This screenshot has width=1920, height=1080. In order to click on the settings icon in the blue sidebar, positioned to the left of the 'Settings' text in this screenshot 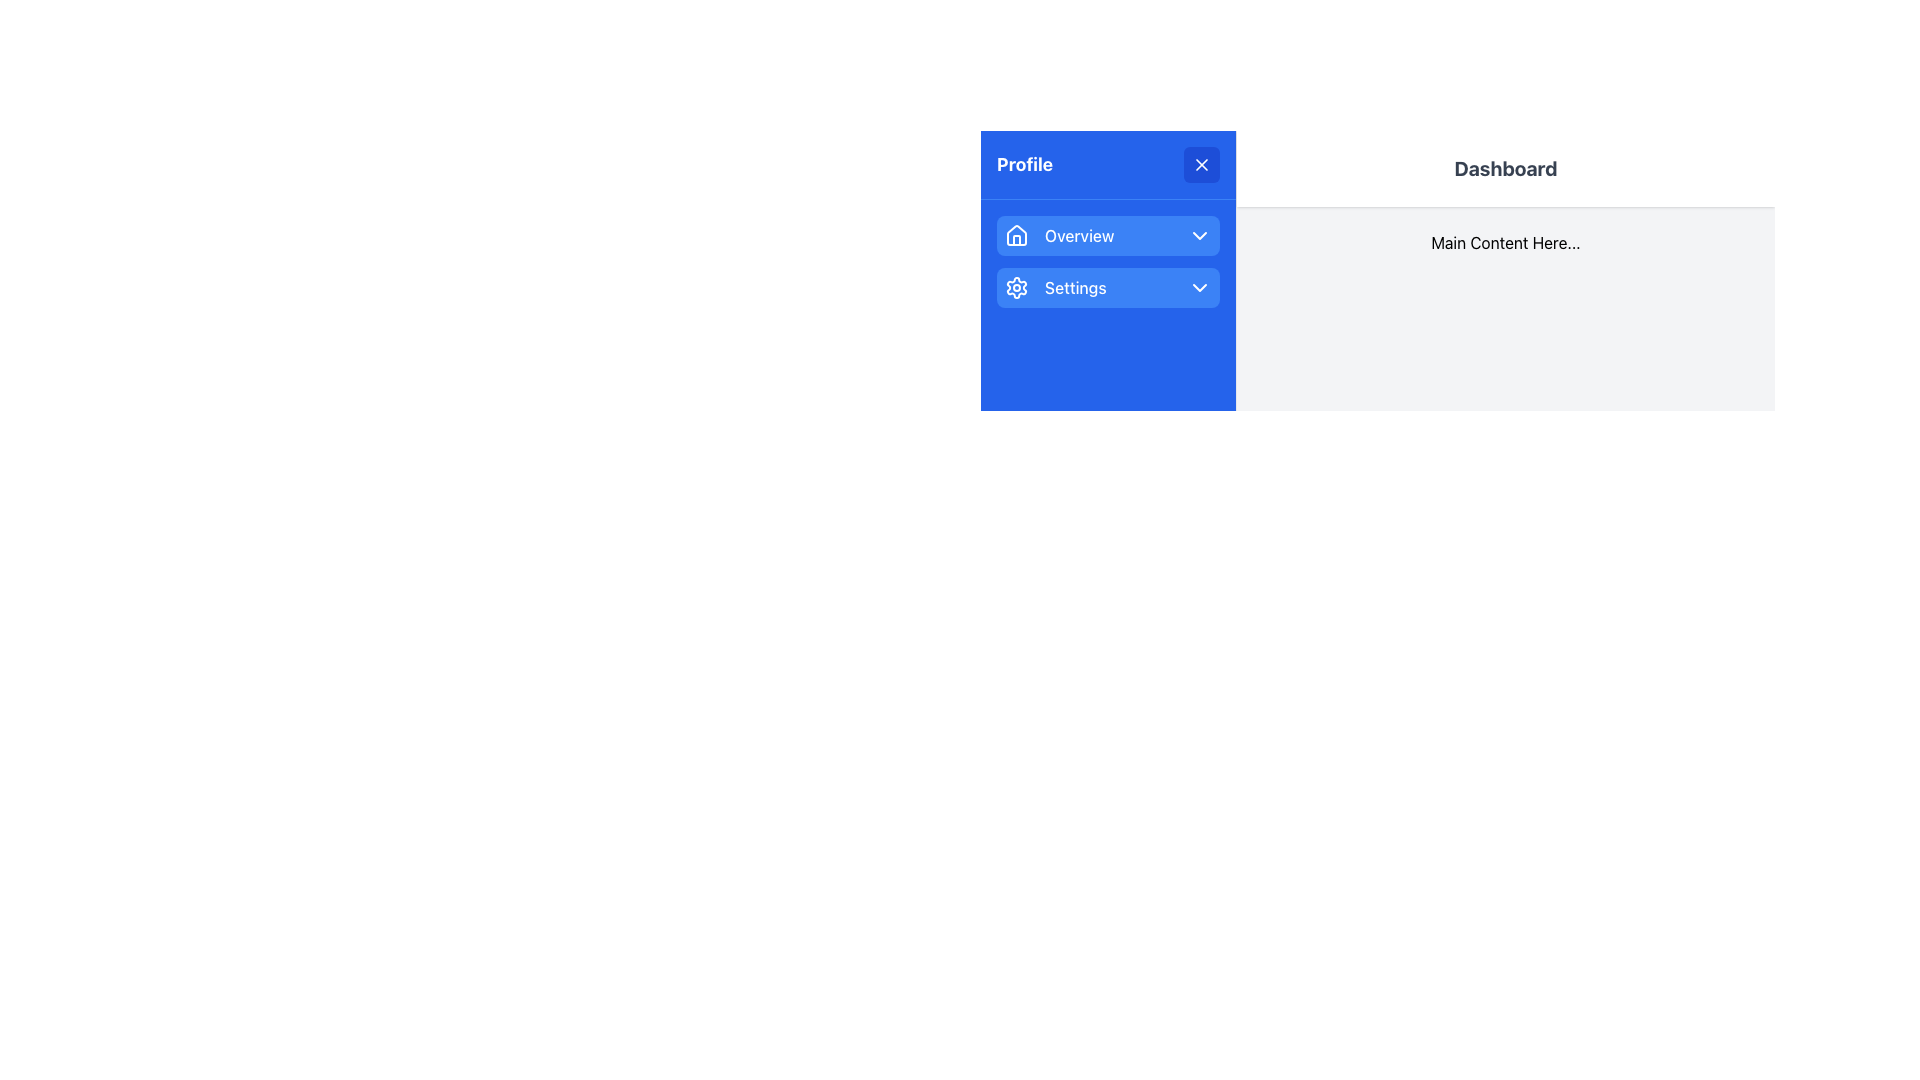, I will do `click(1017, 288)`.